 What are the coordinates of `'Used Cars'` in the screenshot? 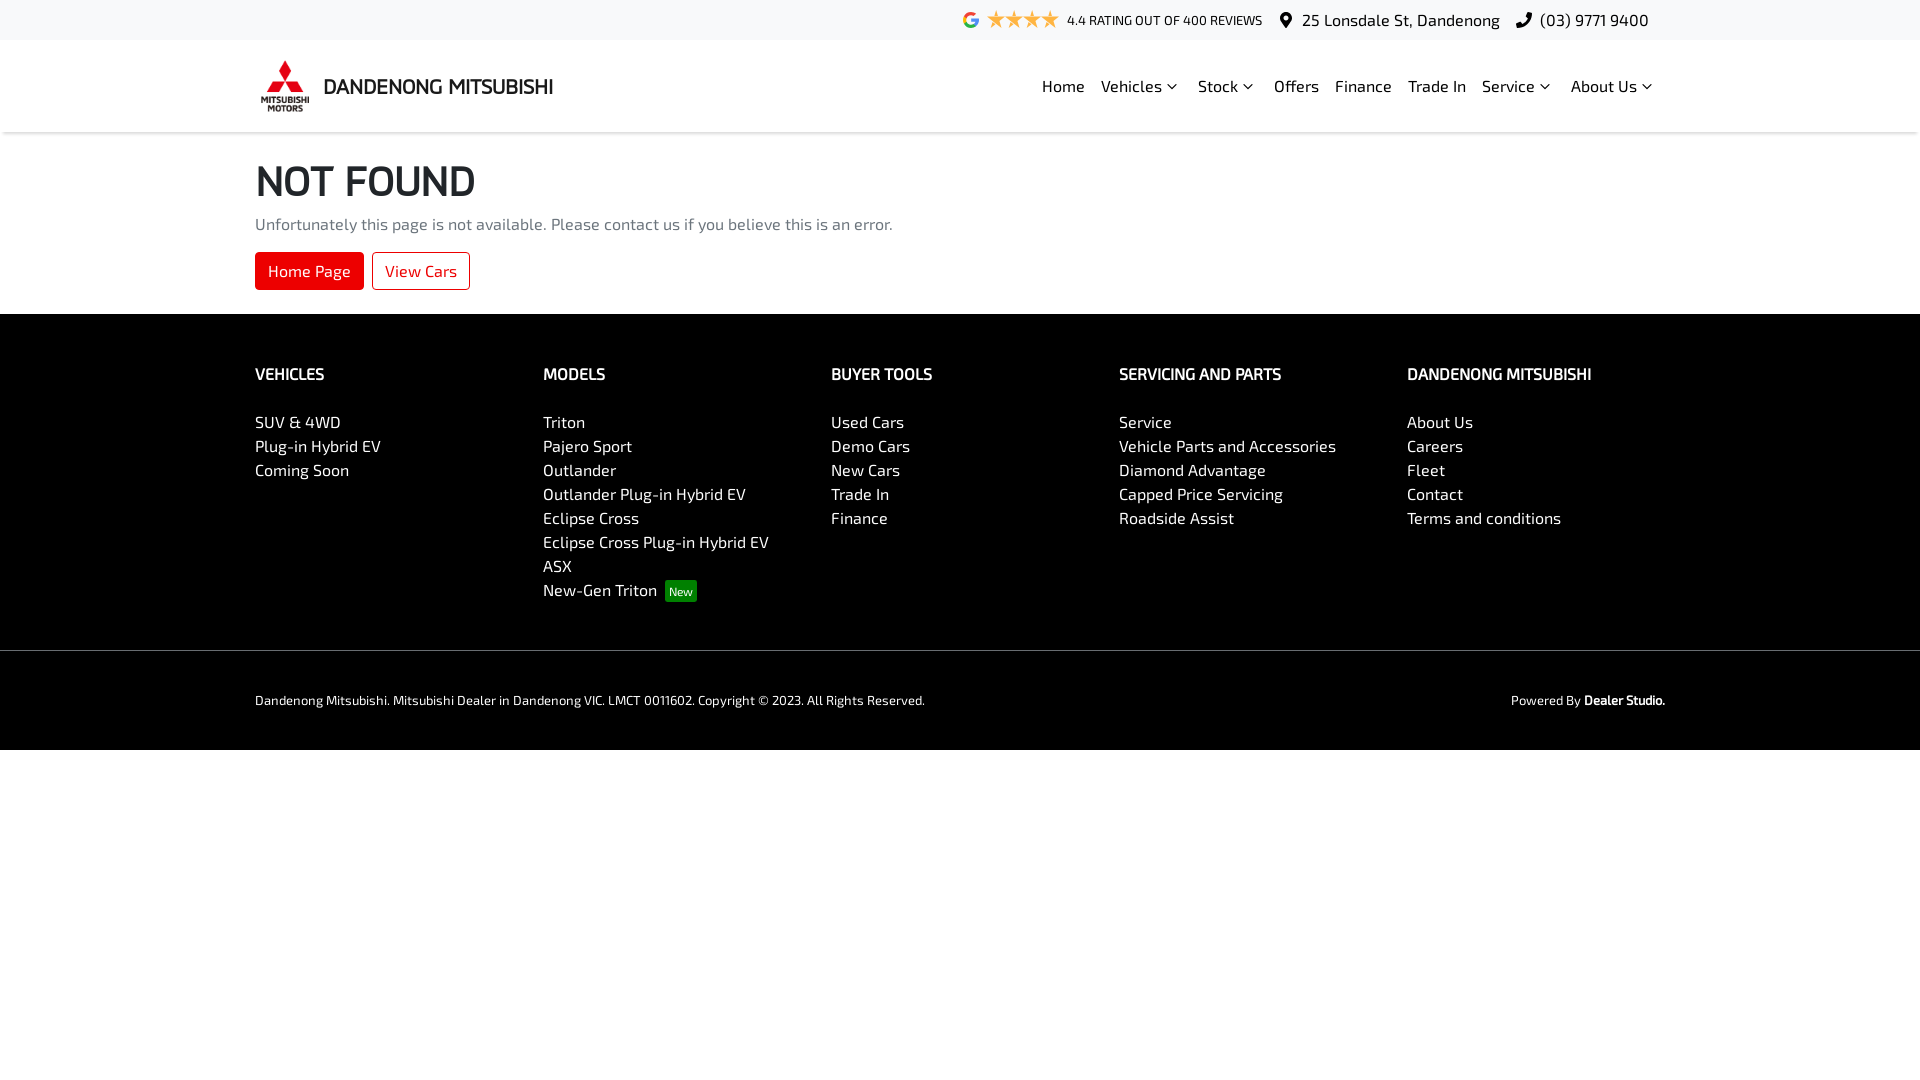 It's located at (830, 420).